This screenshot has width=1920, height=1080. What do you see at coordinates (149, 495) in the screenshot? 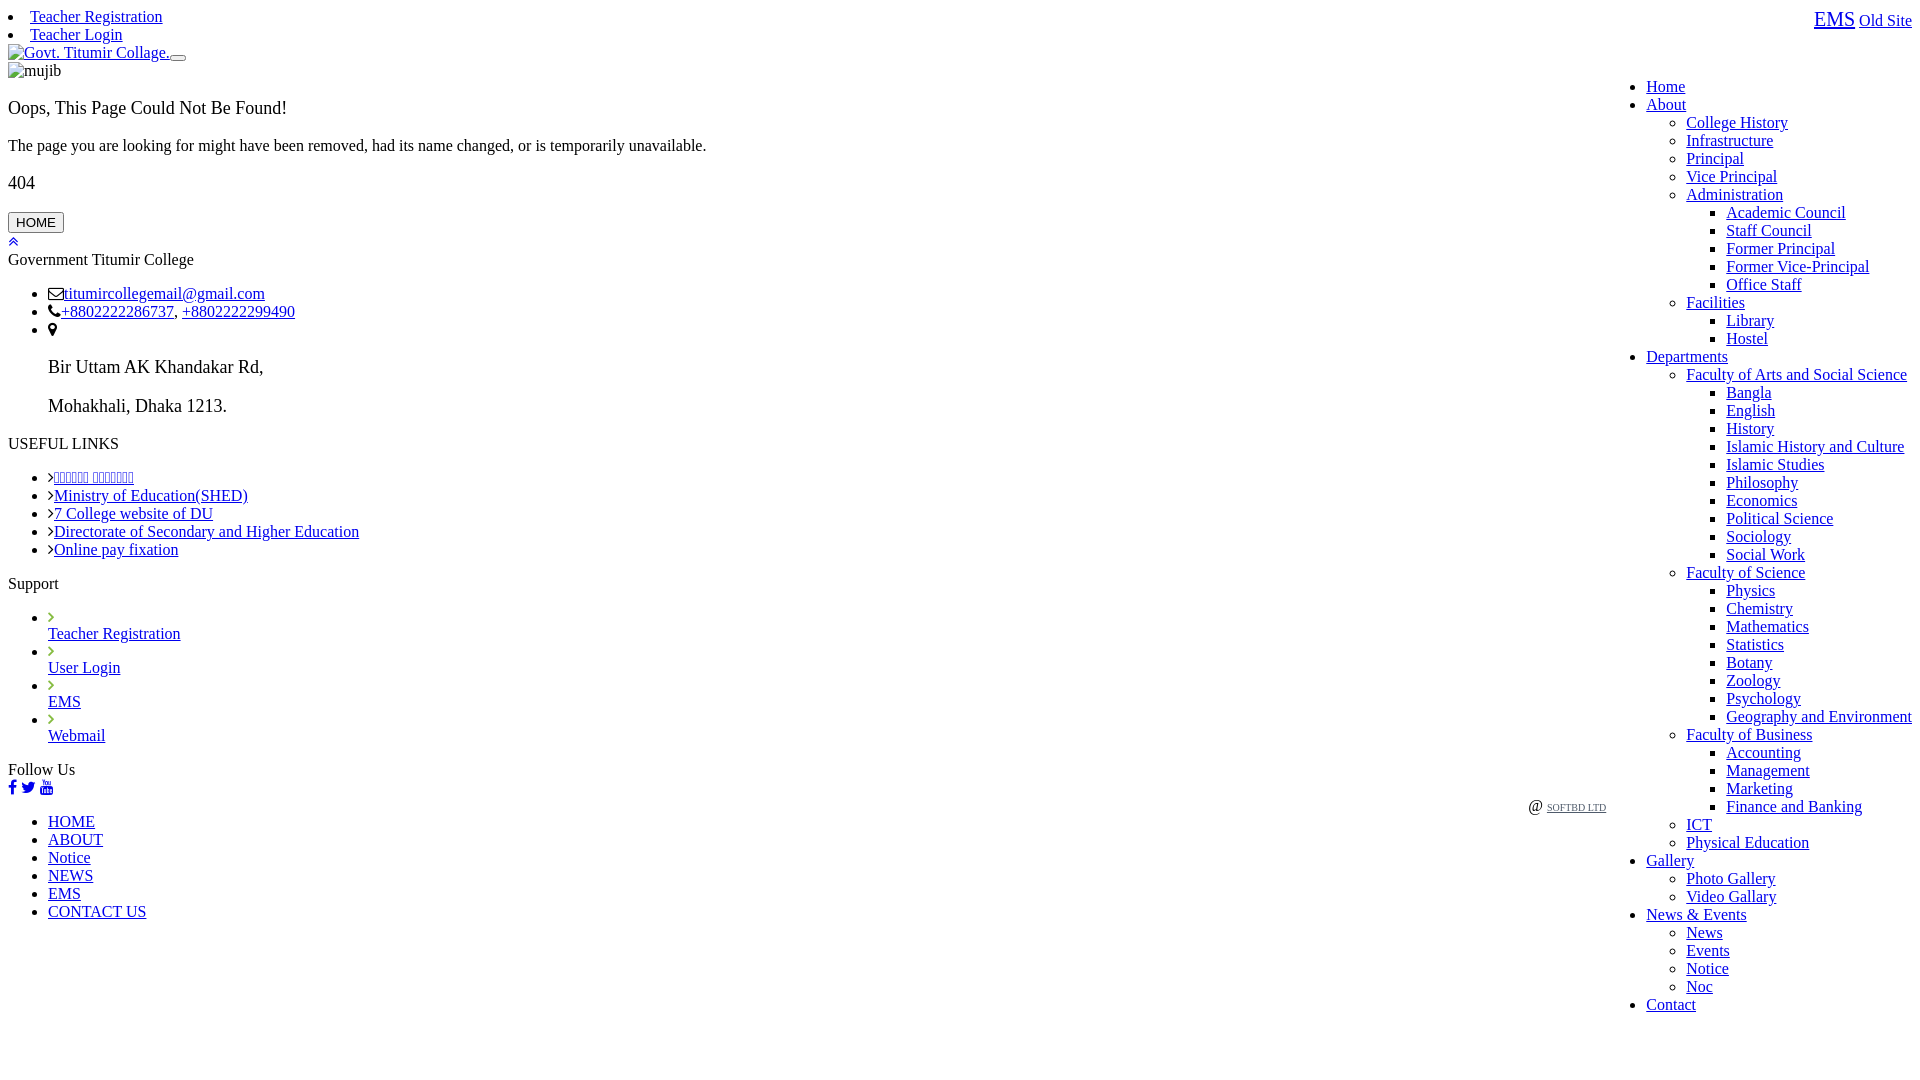
I see `'Ministry of Education(SHED)'` at bounding box center [149, 495].